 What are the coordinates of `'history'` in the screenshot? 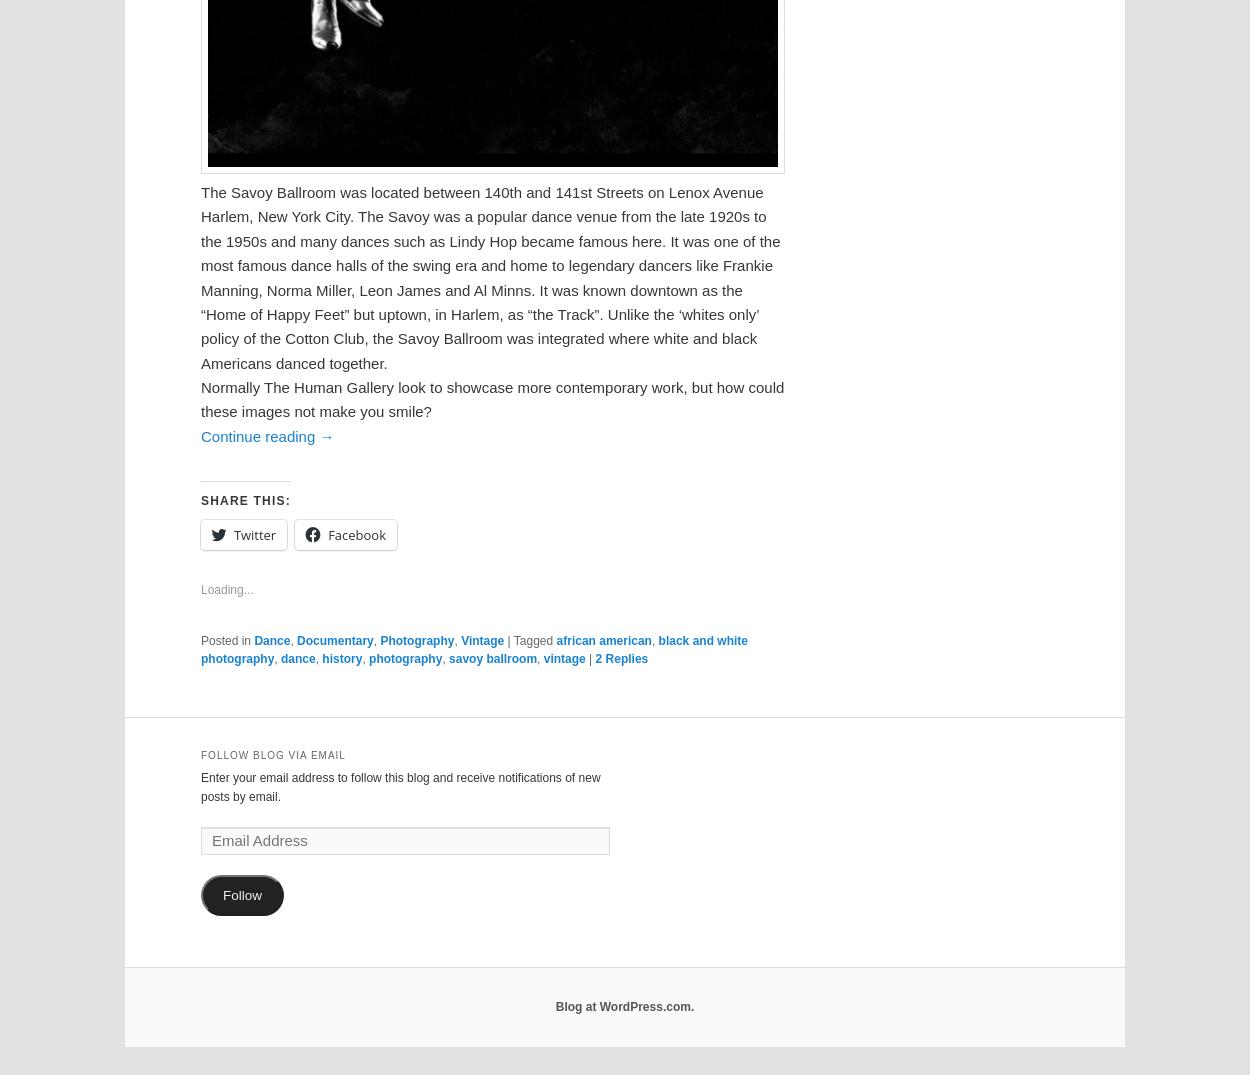 It's located at (341, 658).